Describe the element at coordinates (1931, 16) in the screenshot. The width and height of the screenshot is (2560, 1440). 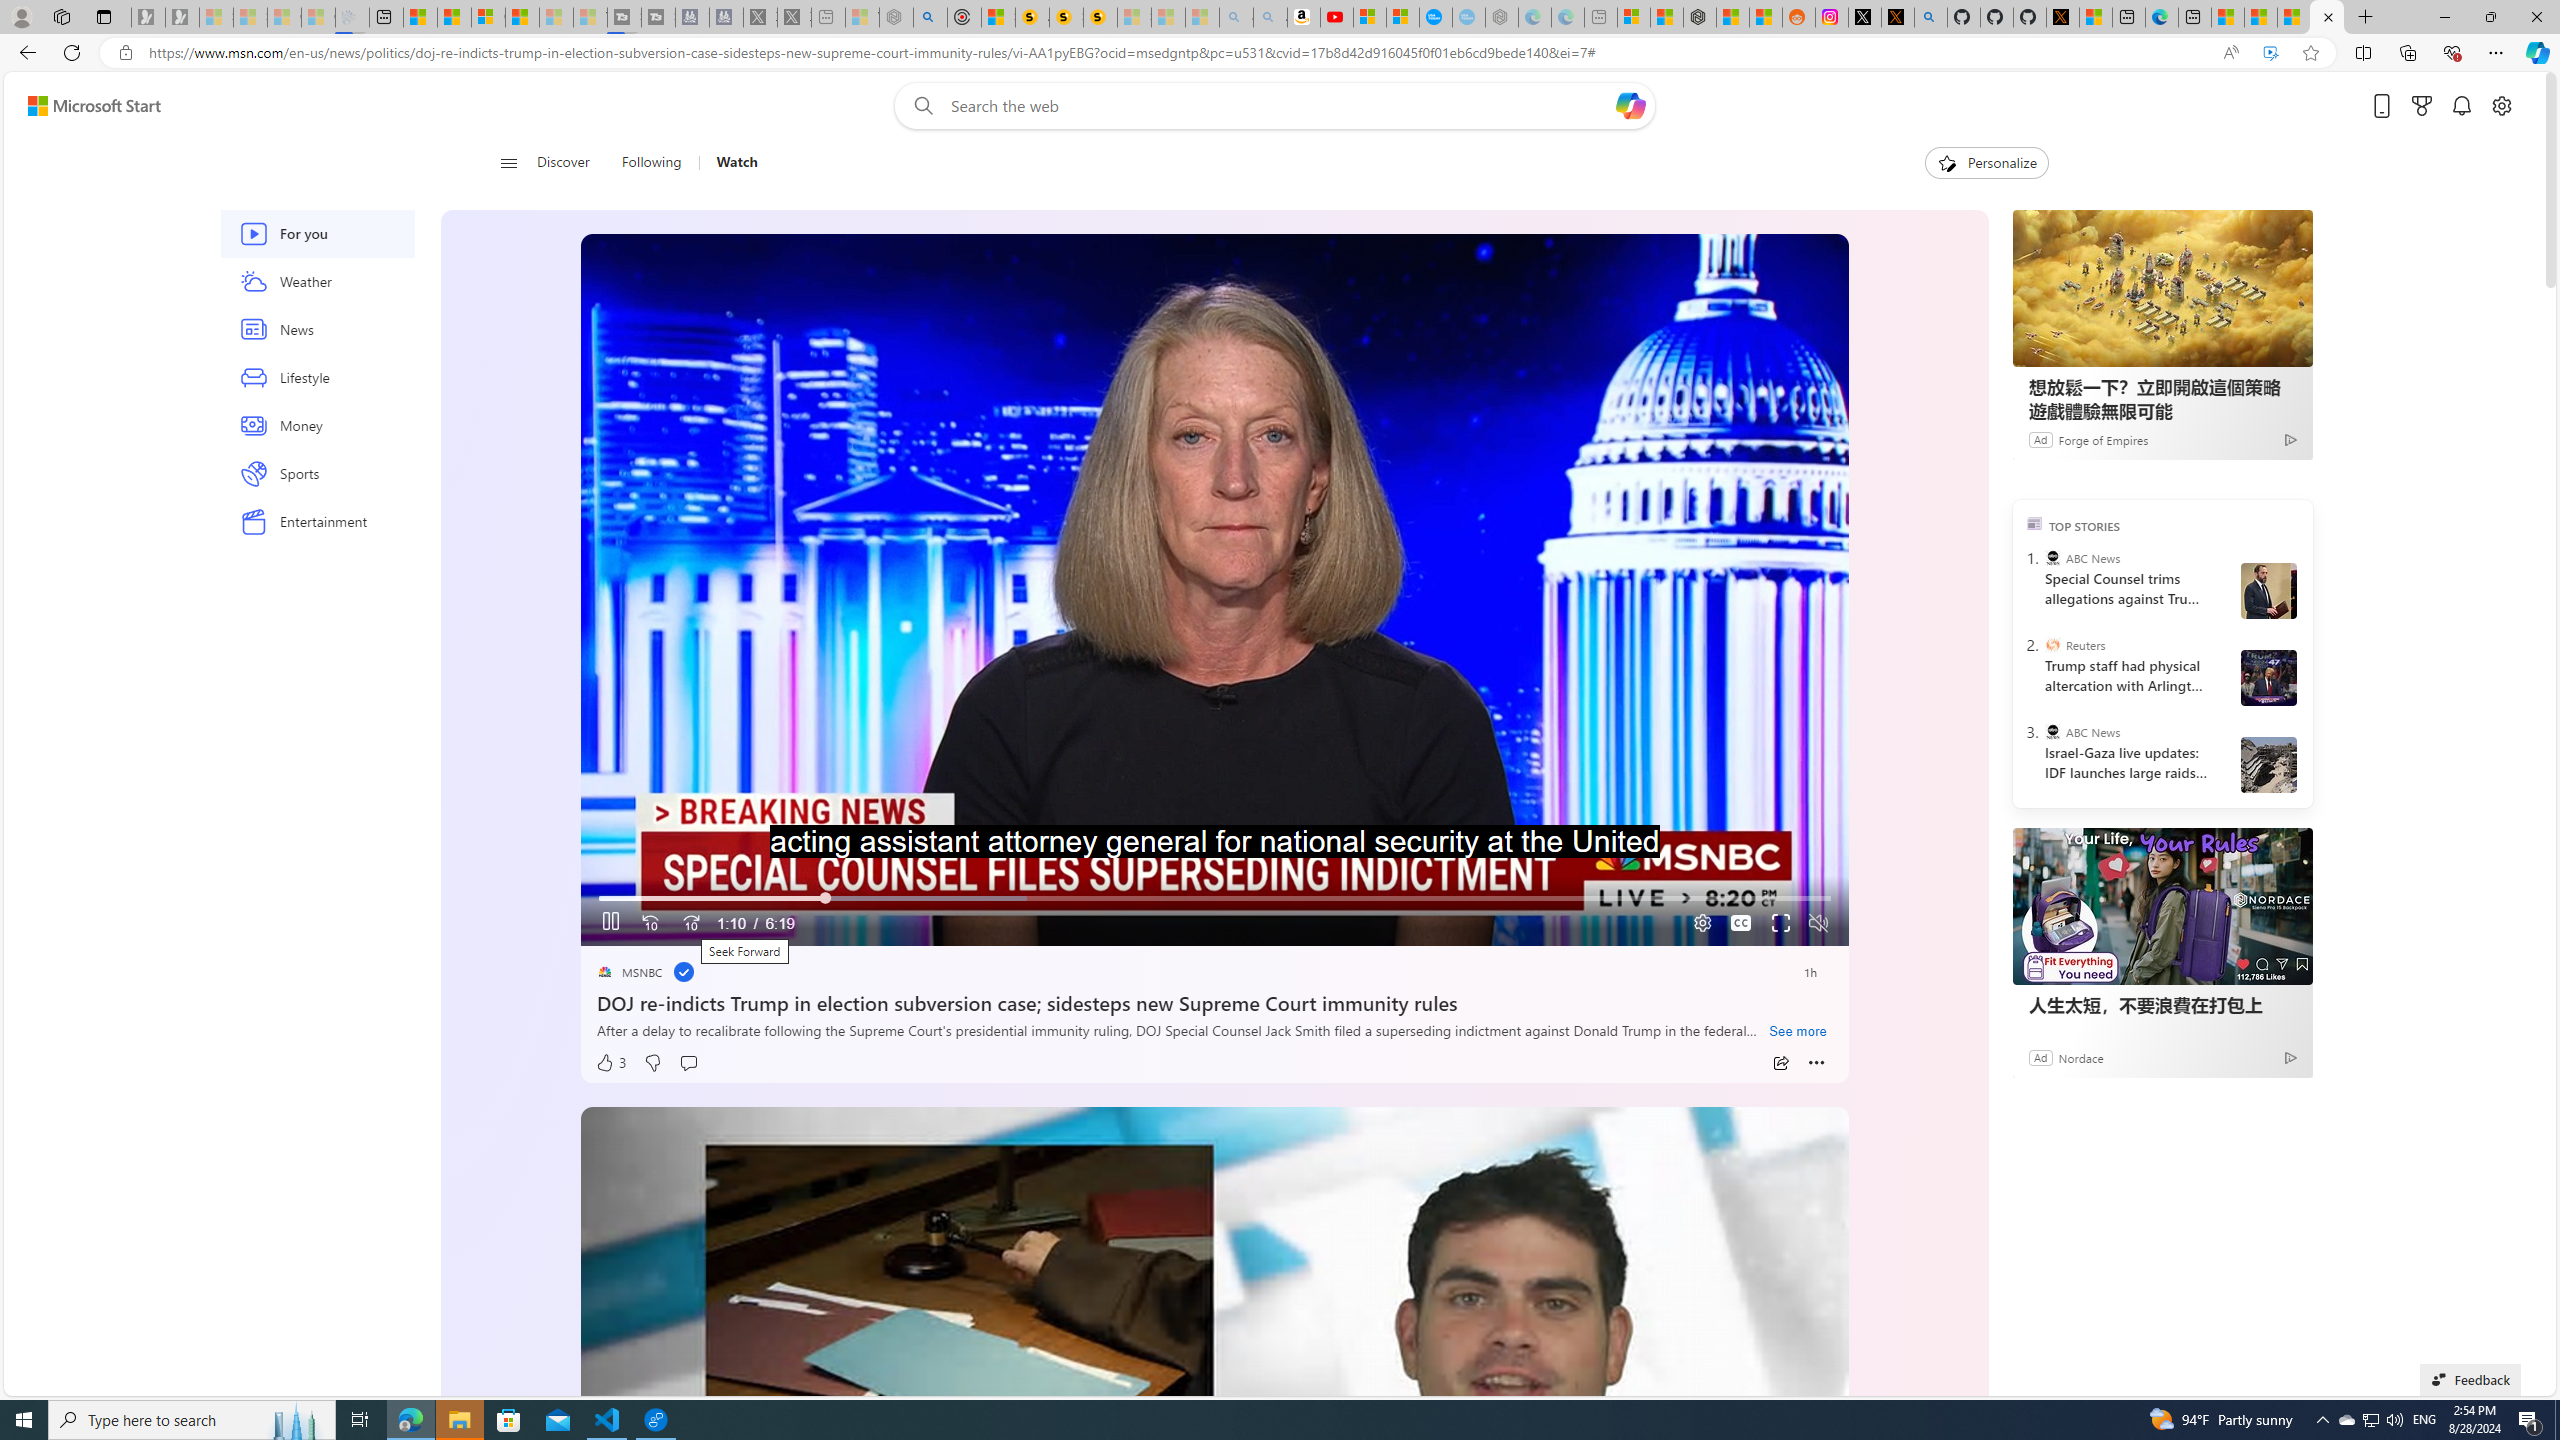
I see `'github - Search'` at that location.